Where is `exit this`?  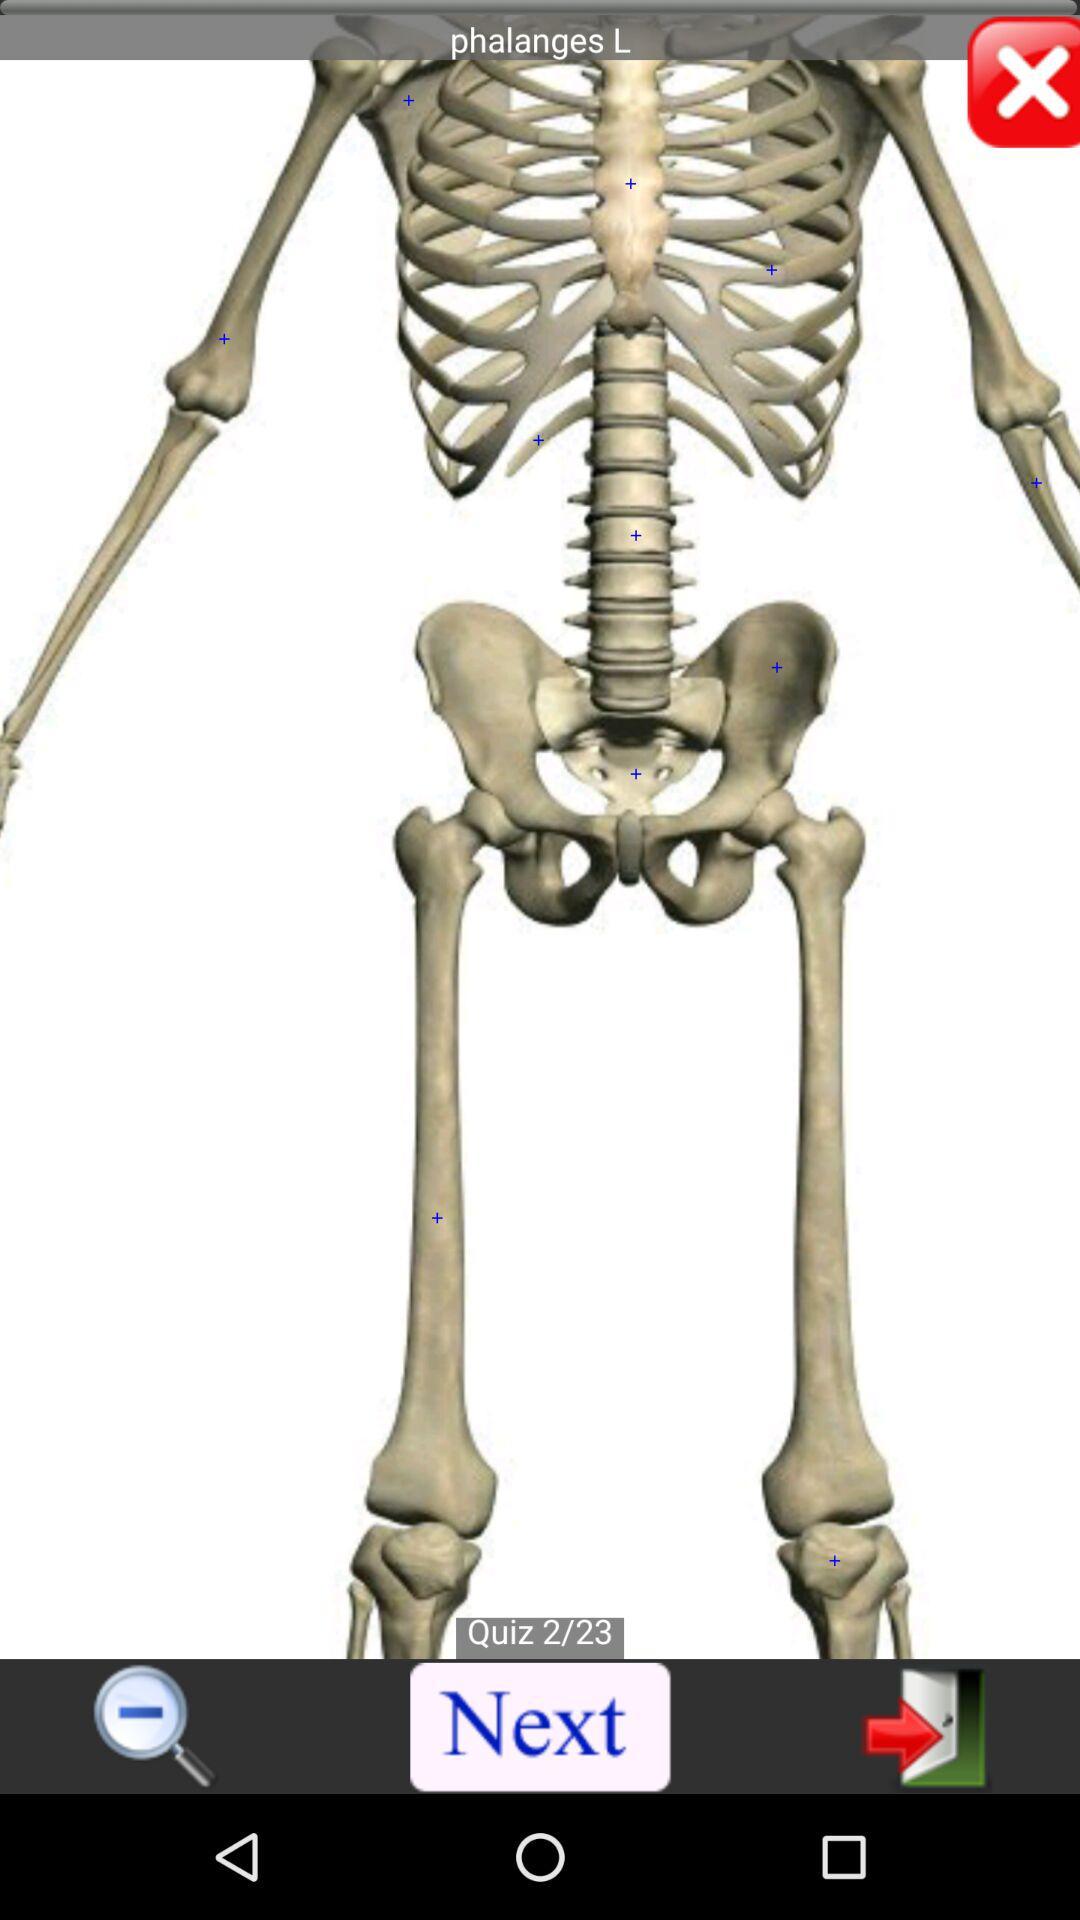 exit this is located at coordinates (926, 1725).